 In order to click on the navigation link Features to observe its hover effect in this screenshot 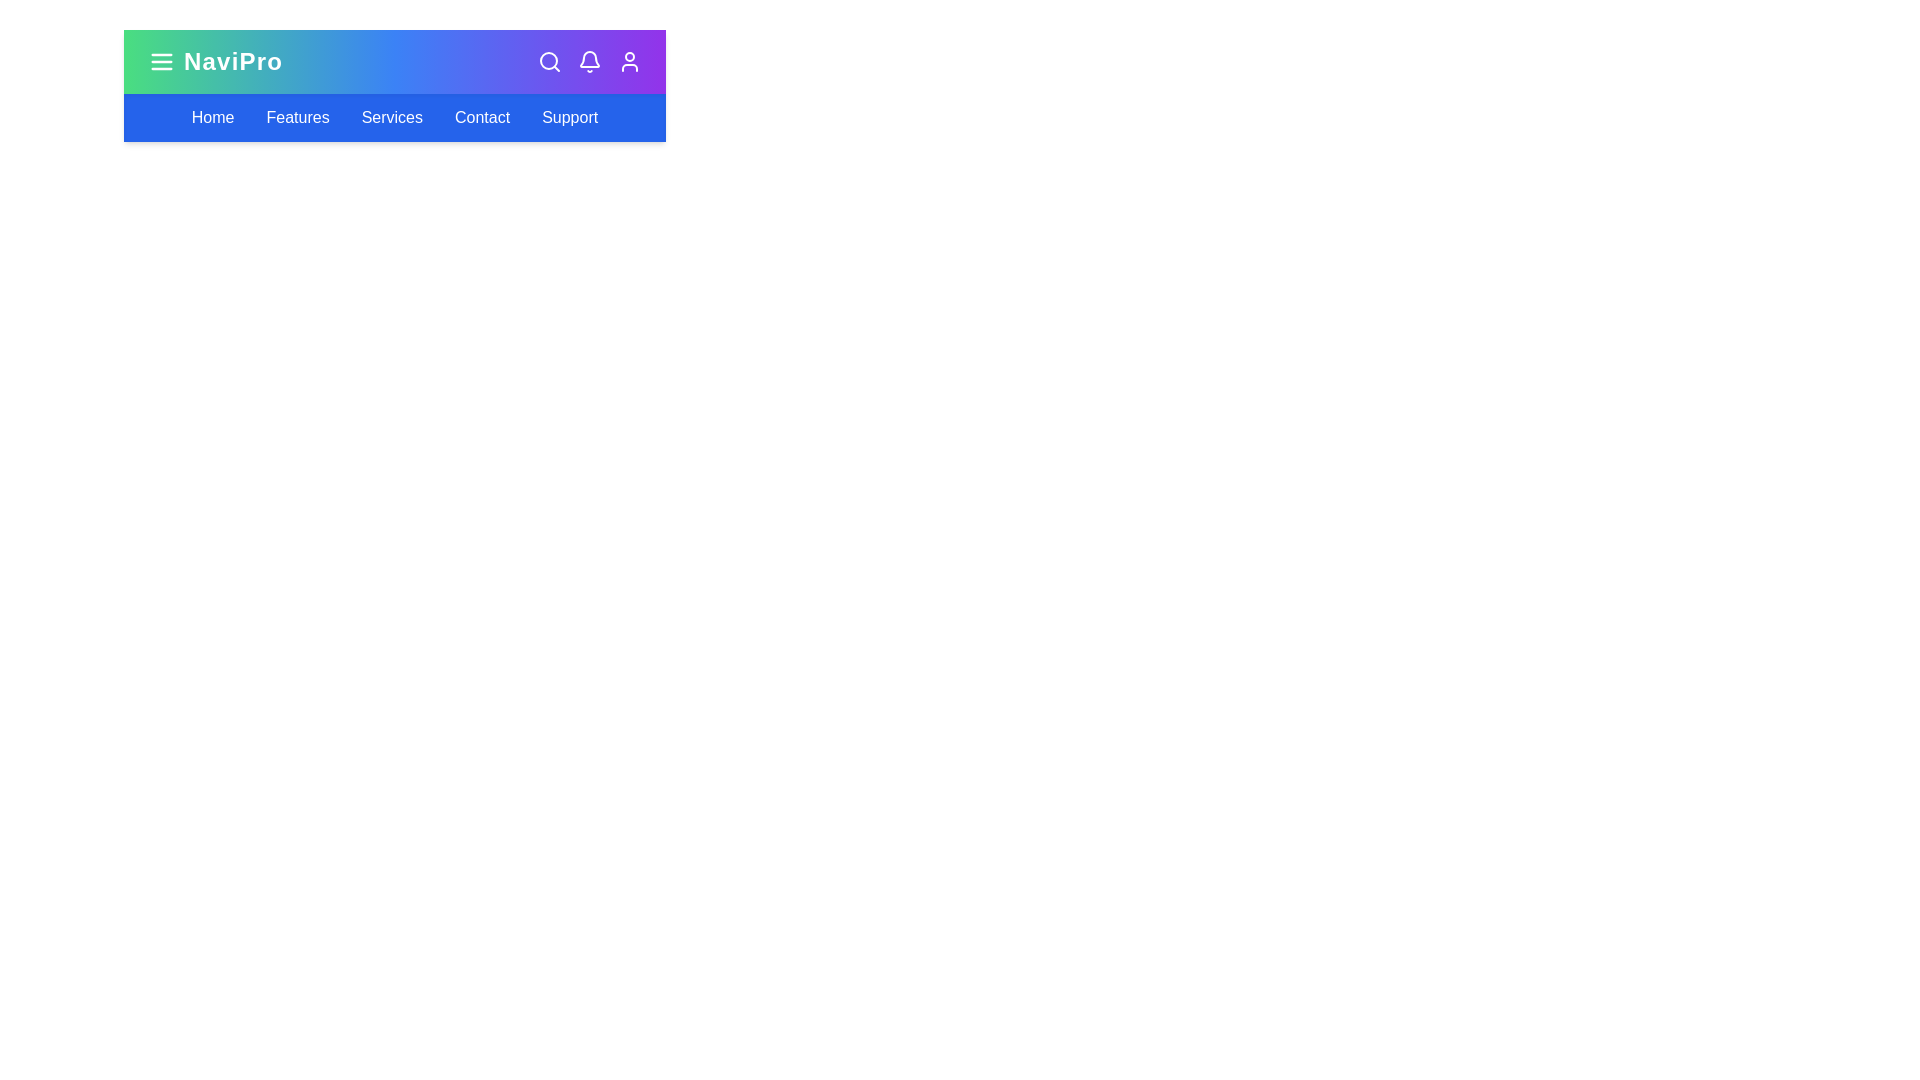, I will do `click(296, 118)`.